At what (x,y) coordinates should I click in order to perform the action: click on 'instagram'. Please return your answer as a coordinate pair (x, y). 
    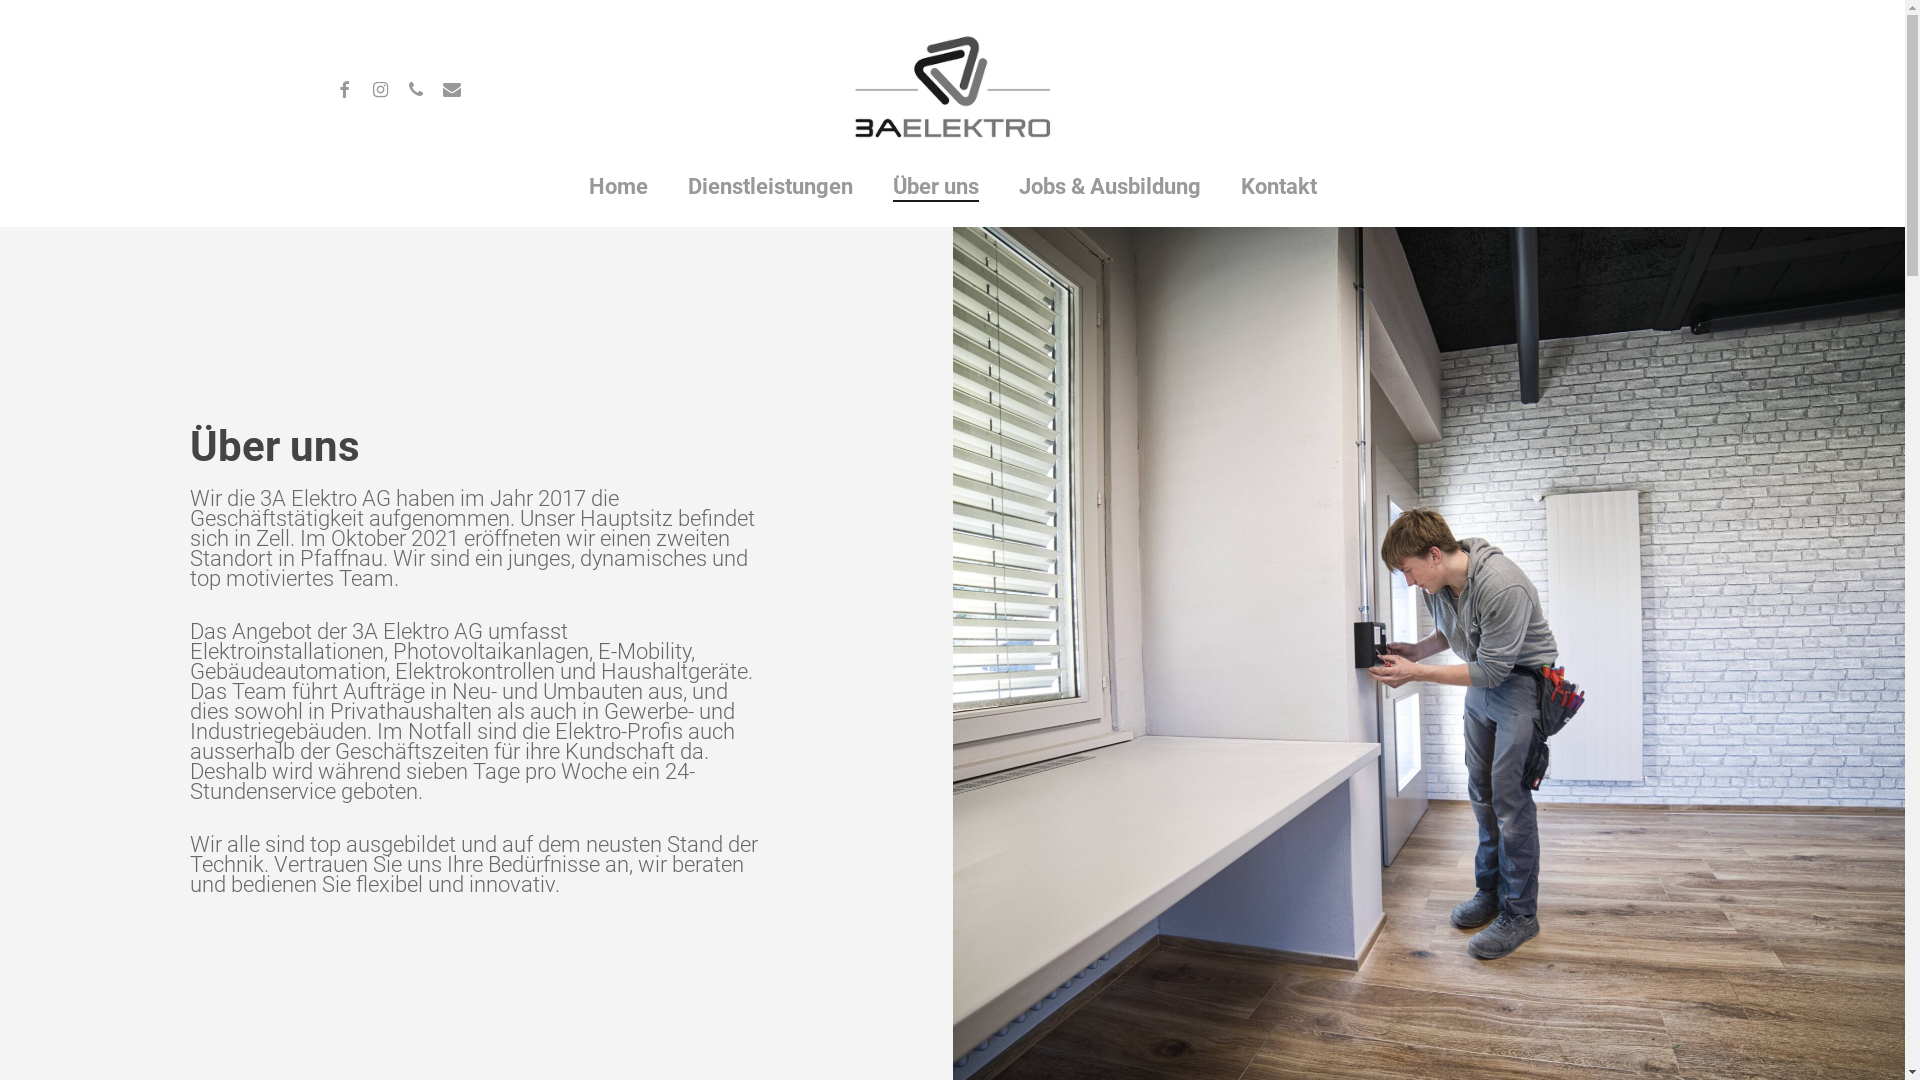
    Looking at the image, I should click on (379, 86).